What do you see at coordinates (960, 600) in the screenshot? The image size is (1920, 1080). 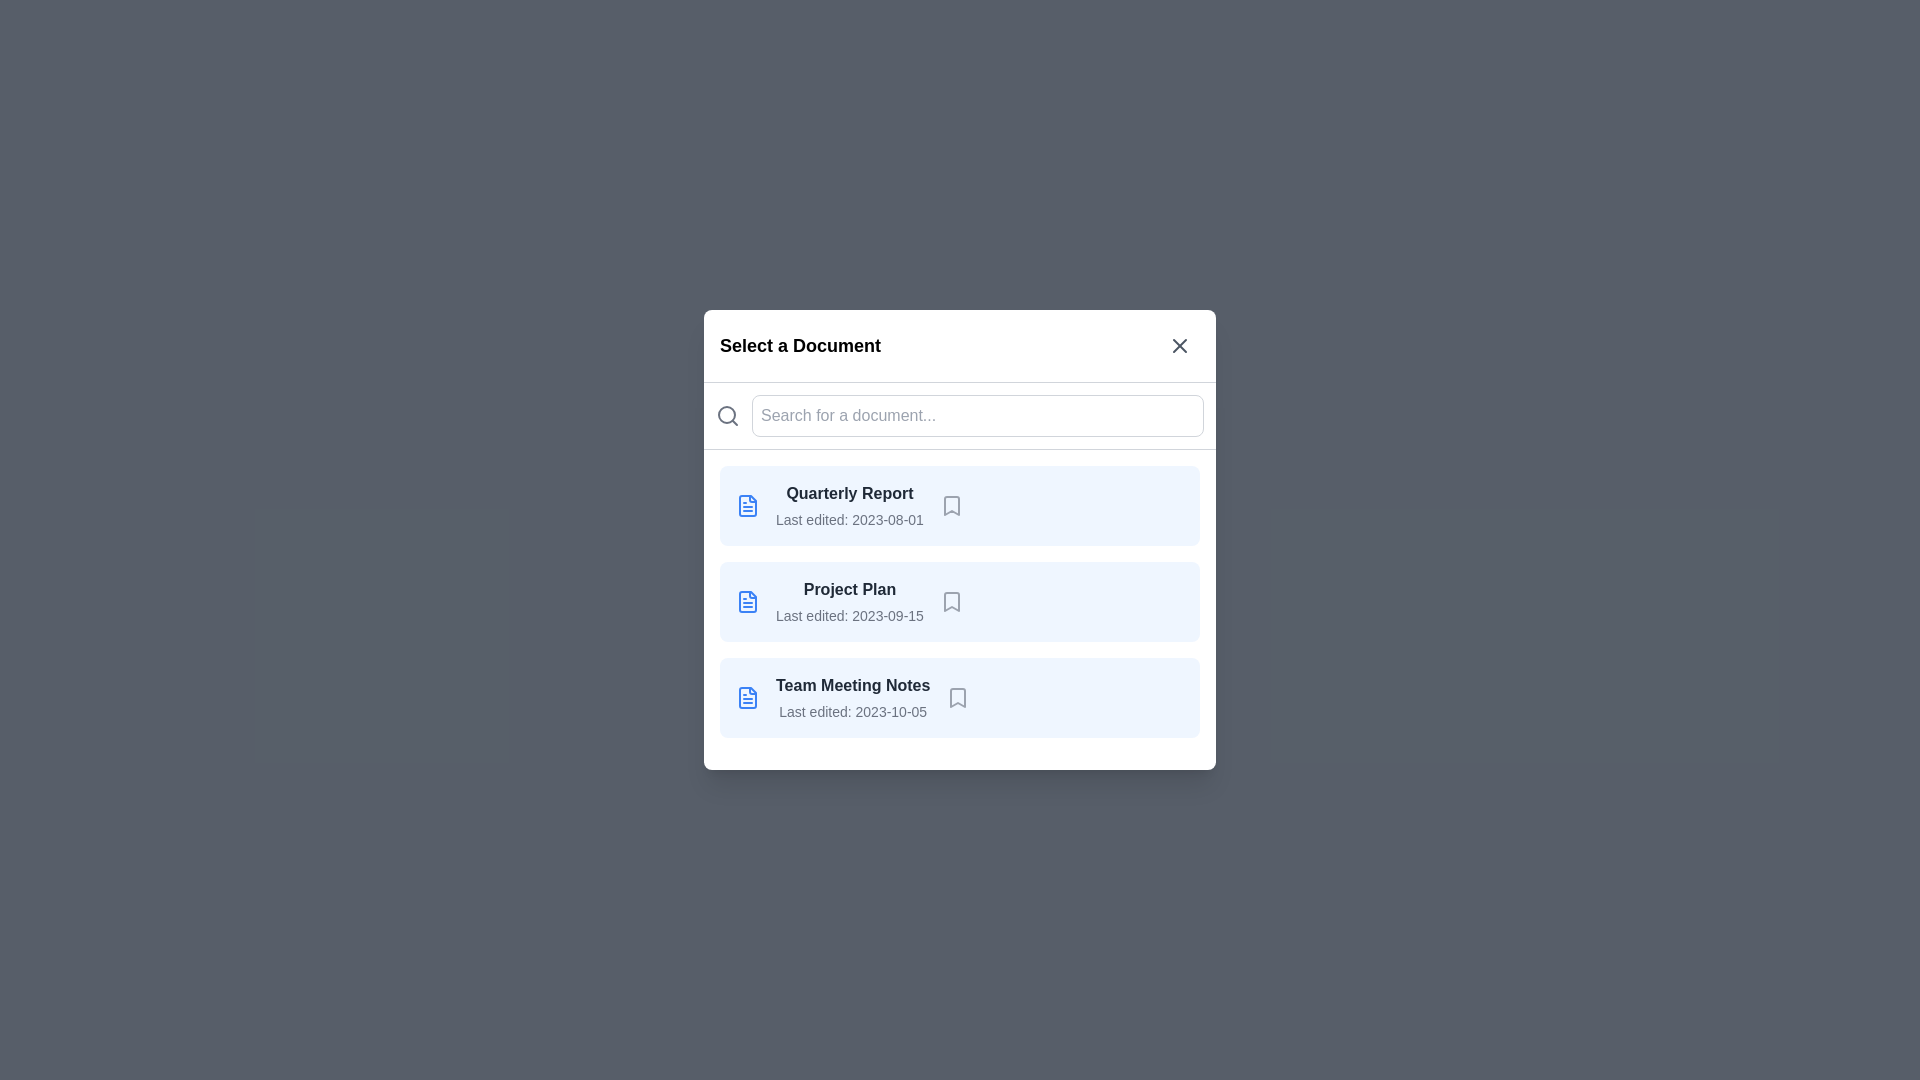 I see `the document titled Project Plan from the list` at bounding box center [960, 600].